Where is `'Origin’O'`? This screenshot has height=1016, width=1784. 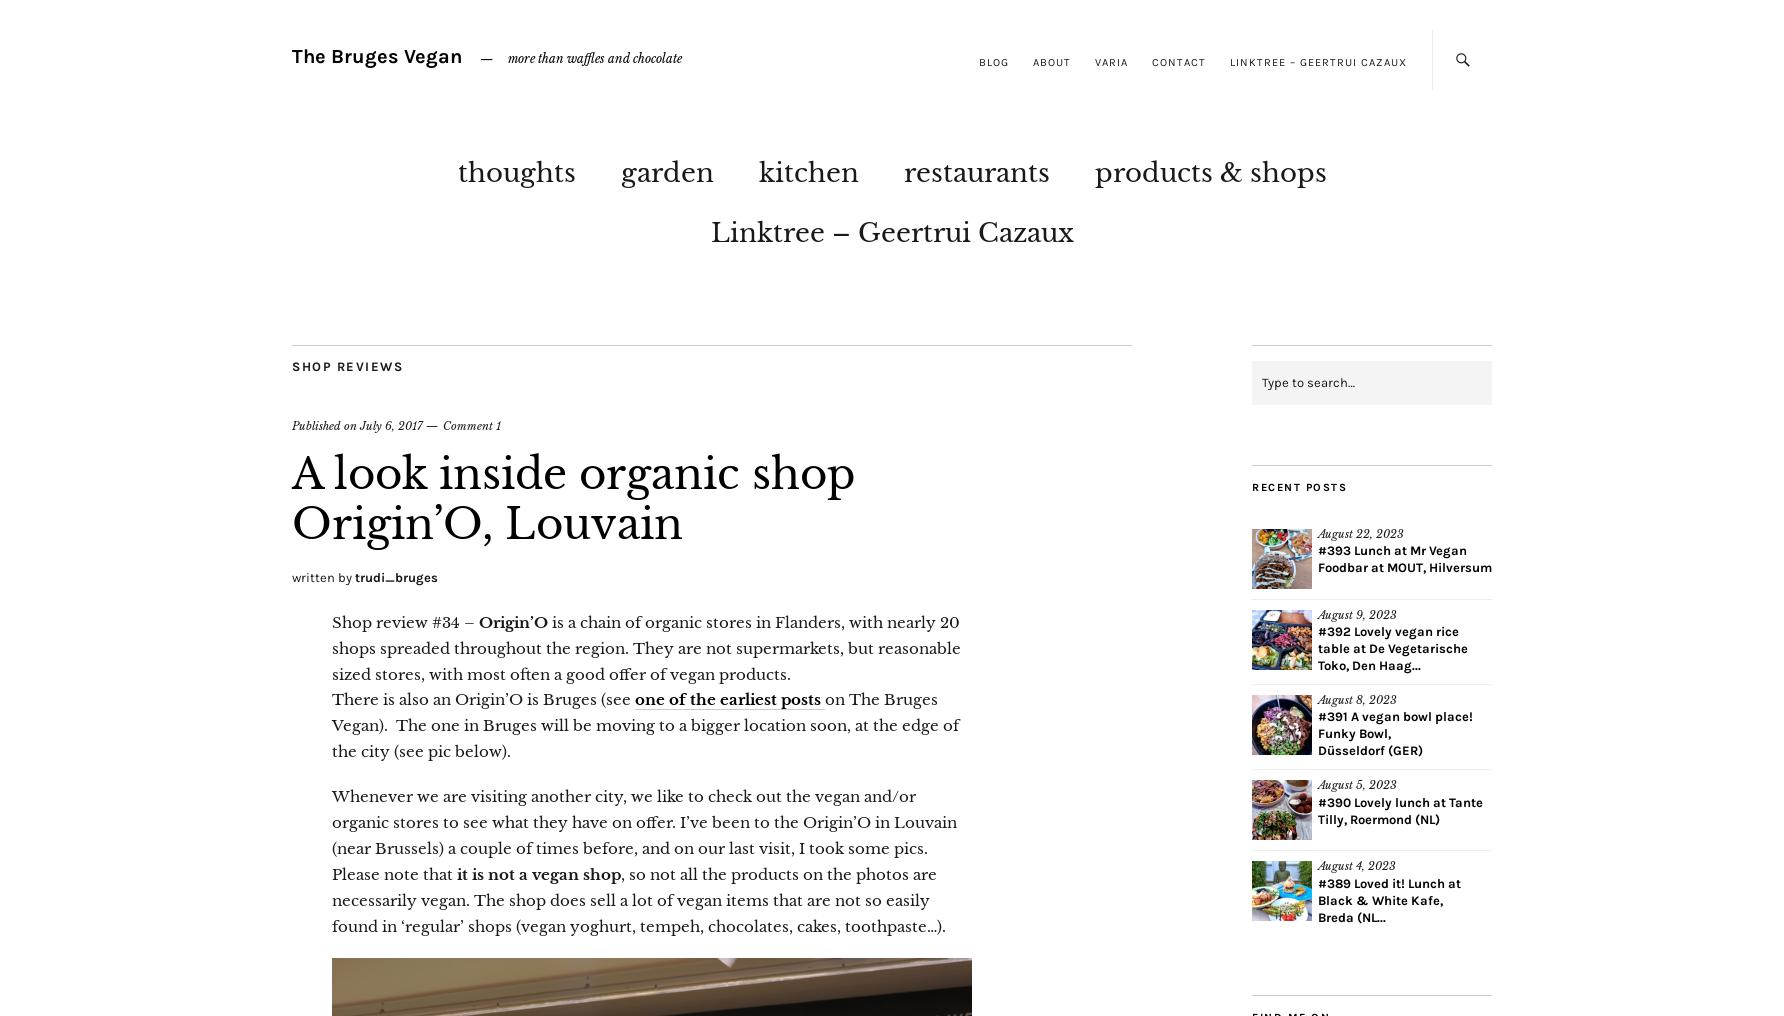
'Origin’O' is located at coordinates (513, 621).